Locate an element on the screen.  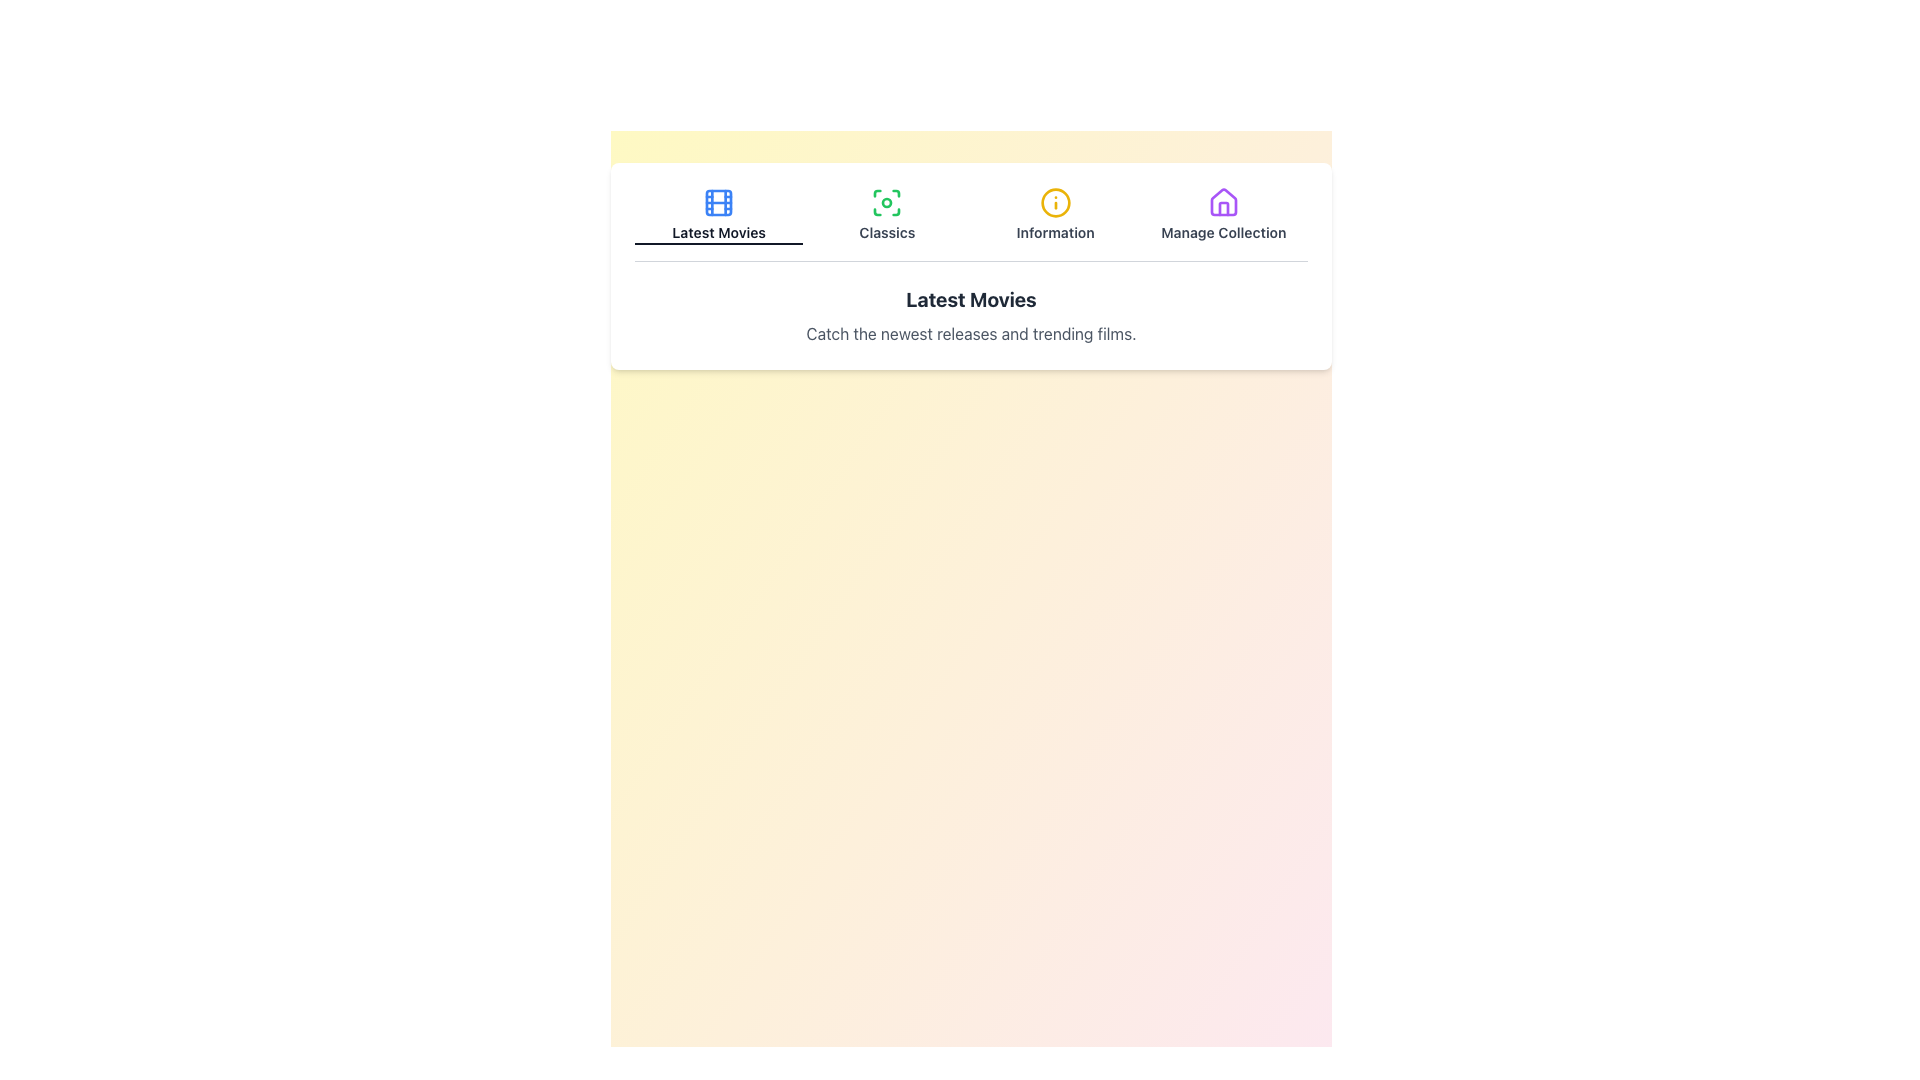
the 'Information' button, which is the third button in a horizontal navigation bar with a yellow 'i' icon and bold dark gray text, to trigger a visual change is located at coordinates (1054, 216).